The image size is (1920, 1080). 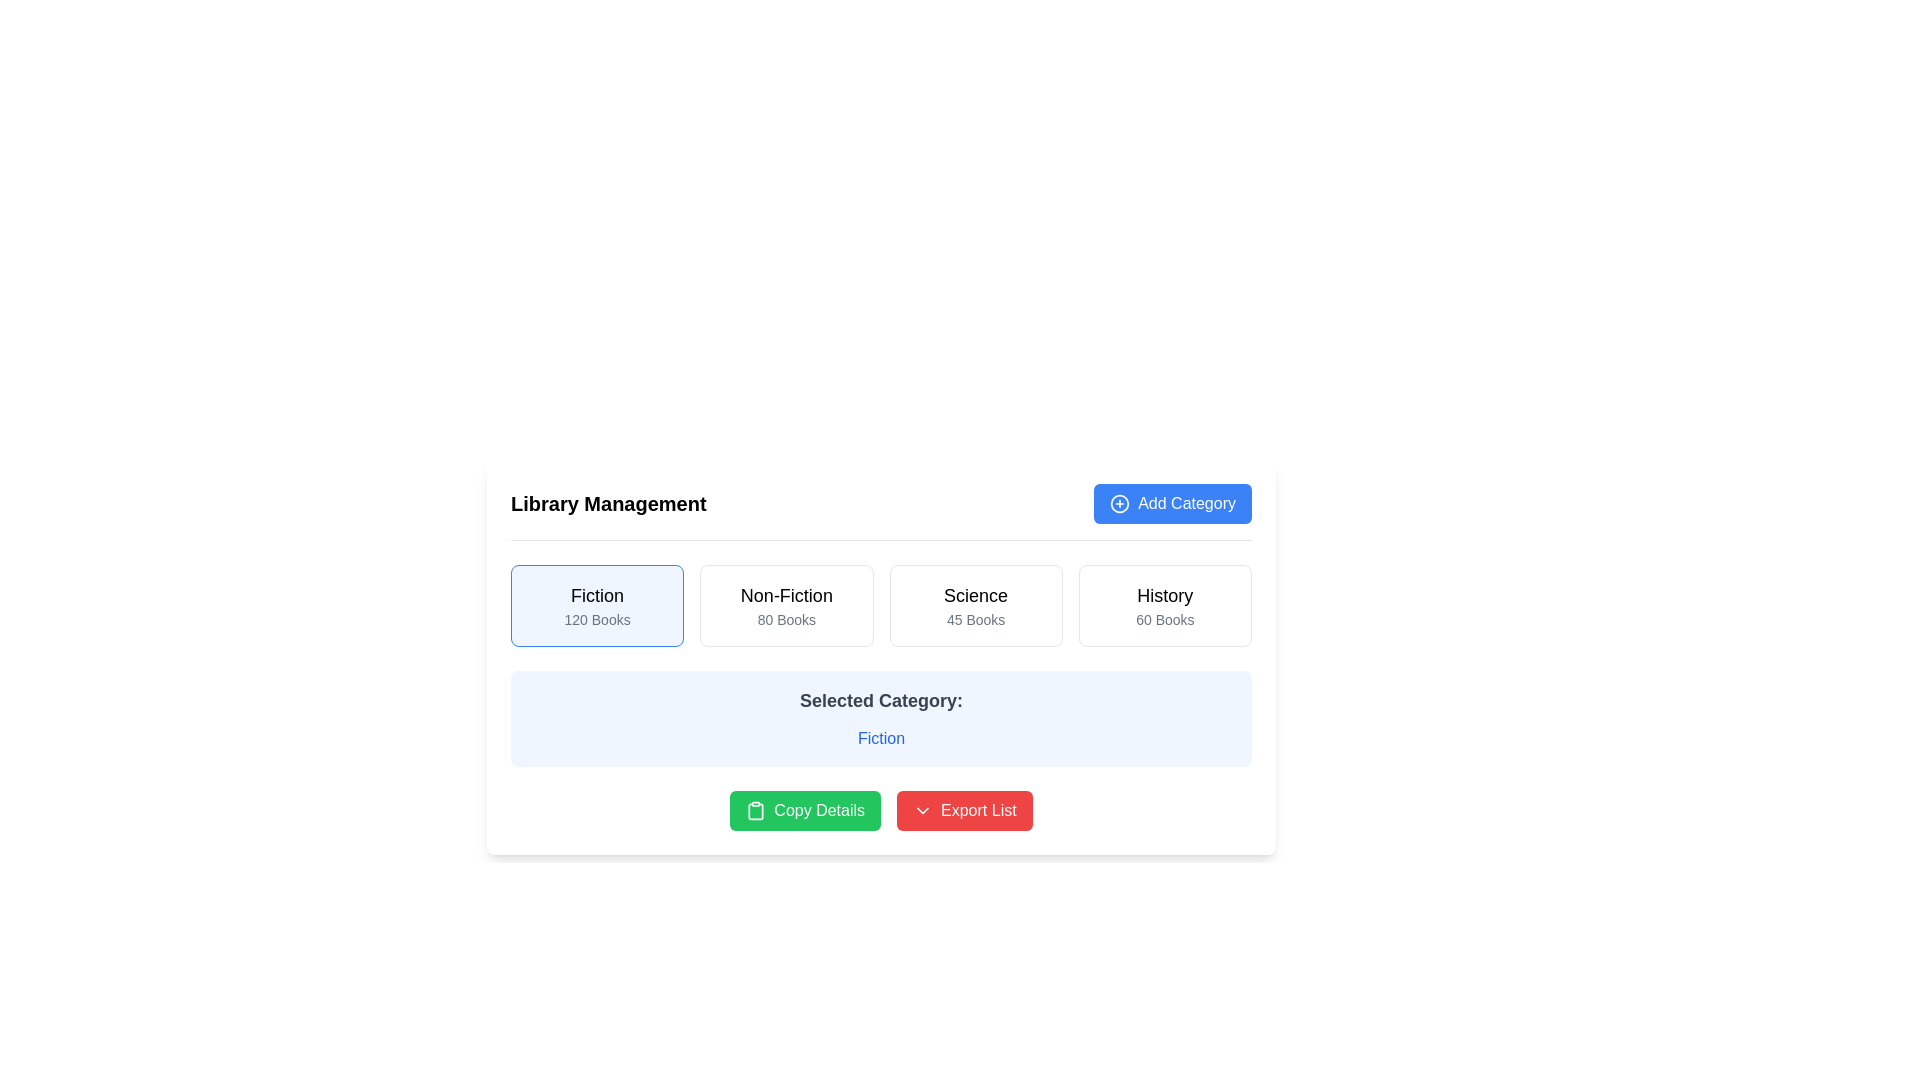 What do you see at coordinates (964, 810) in the screenshot?
I see `the export button located at the bottom right of the content area` at bounding box center [964, 810].